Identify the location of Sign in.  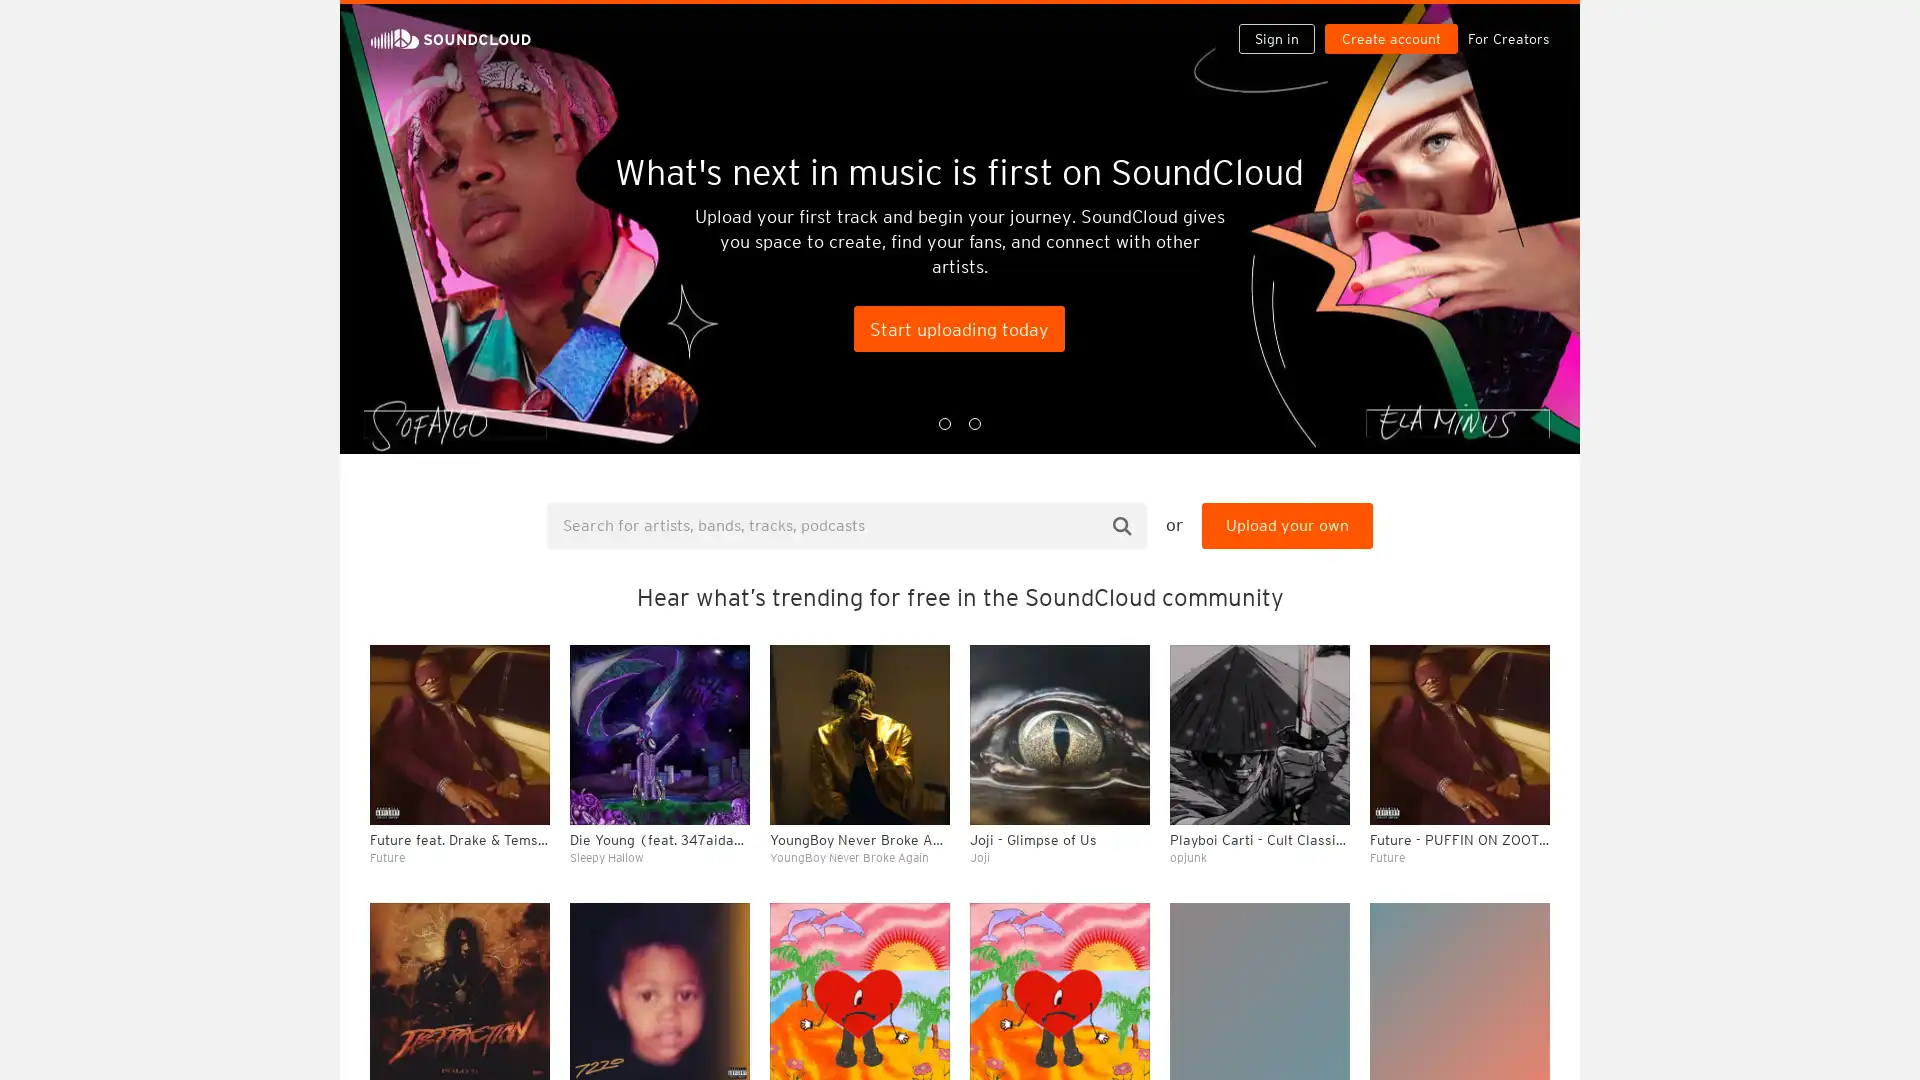
(1284, 22).